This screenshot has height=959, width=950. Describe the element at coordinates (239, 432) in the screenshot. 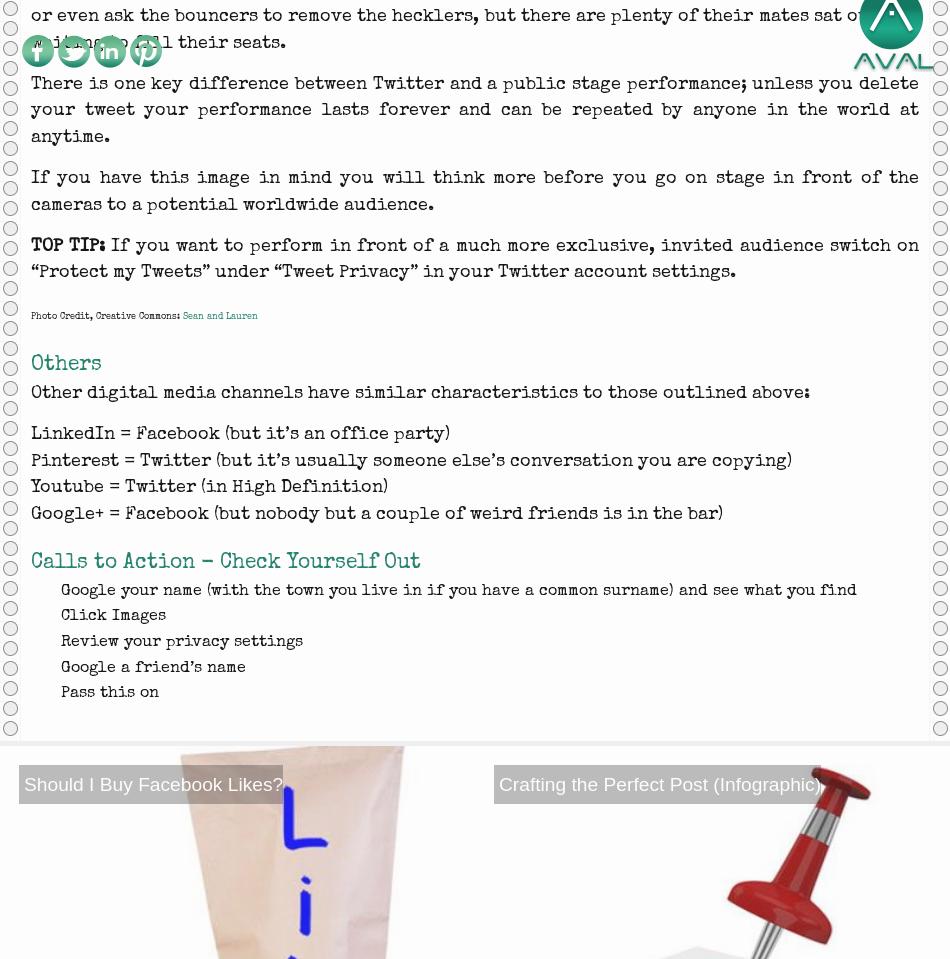

I see `'LinkedIn = Facebook (but it’s an office party)'` at that location.